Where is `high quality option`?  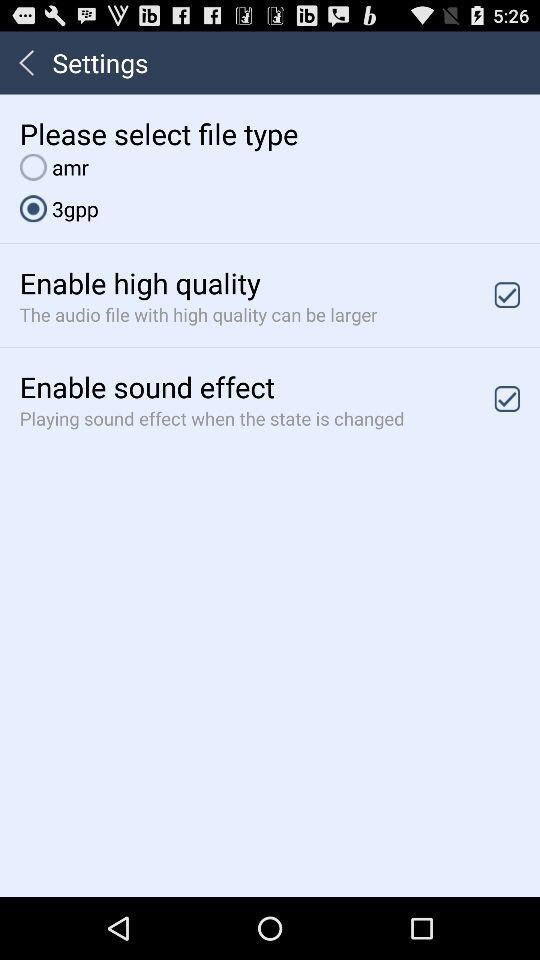
high quality option is located at coordinates (507, 294).